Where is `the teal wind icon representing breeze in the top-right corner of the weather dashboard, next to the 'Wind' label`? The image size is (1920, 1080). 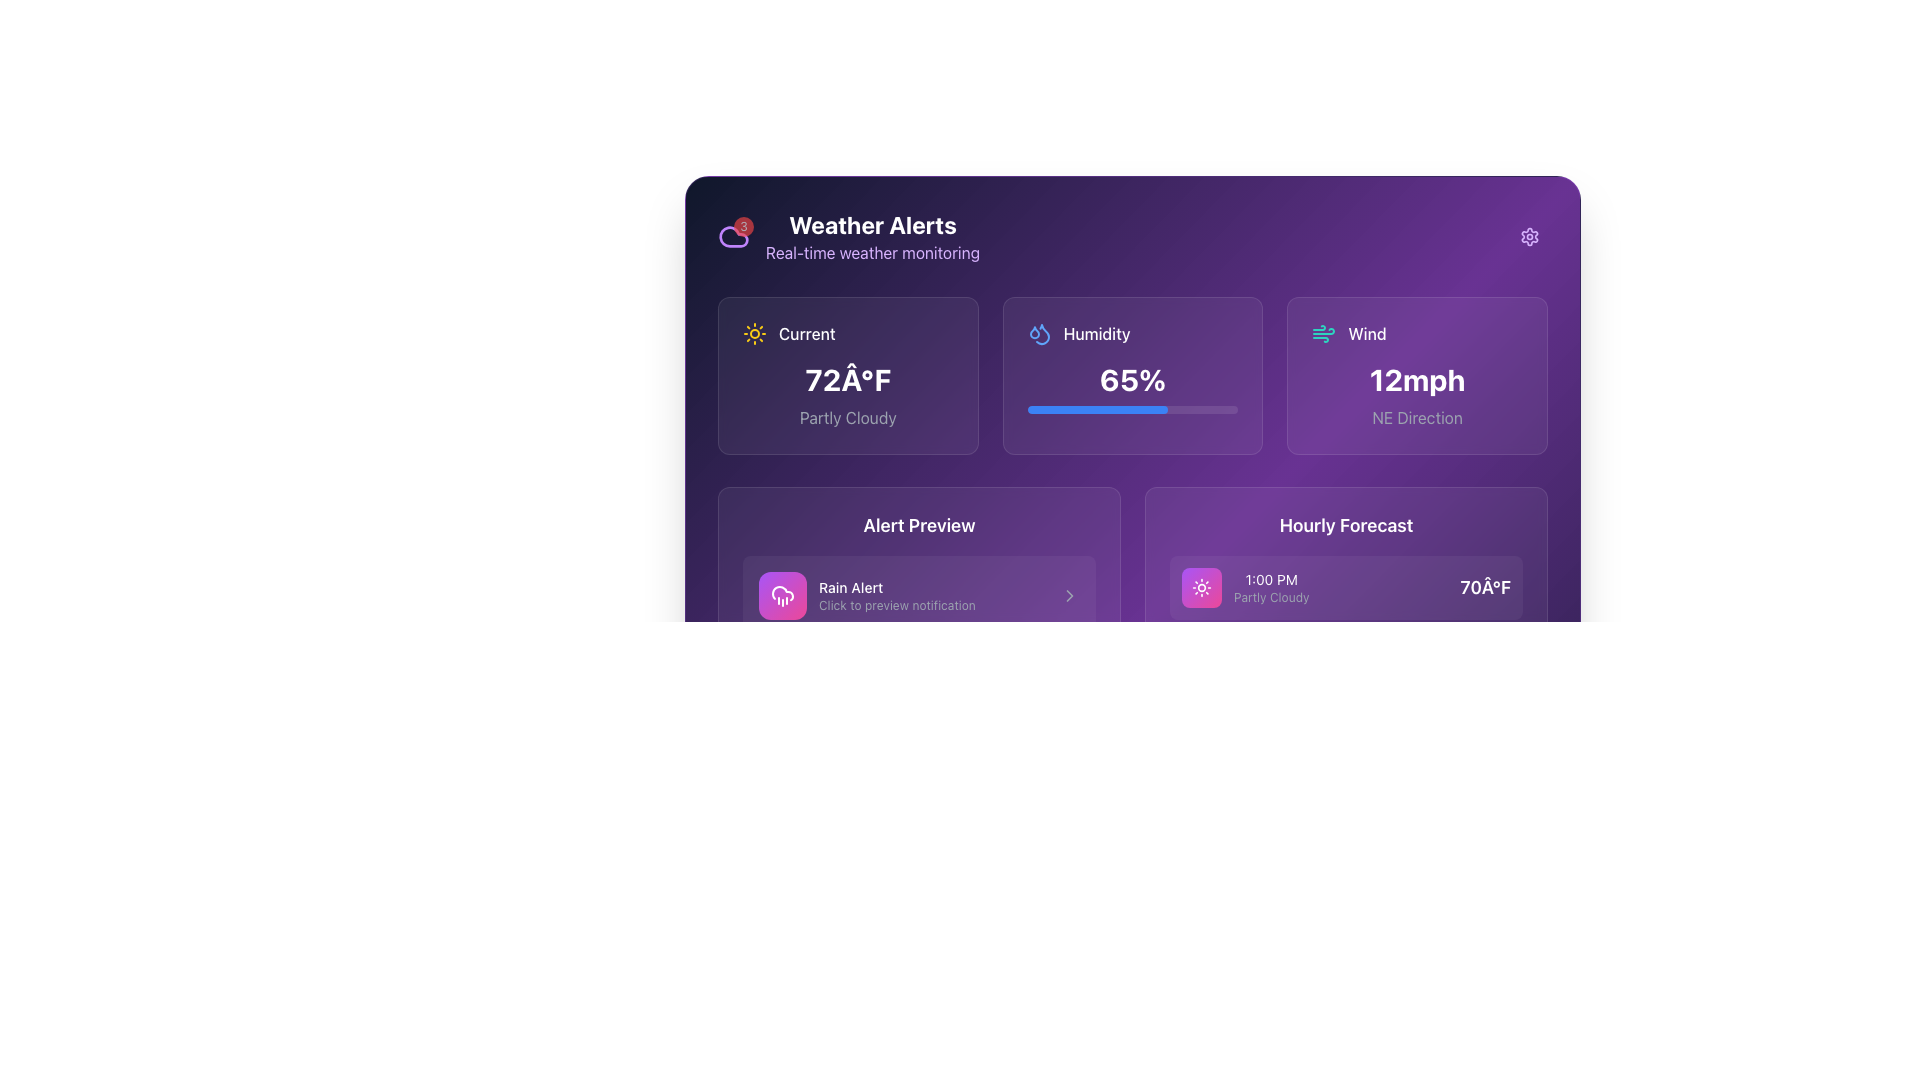
the teal wind icon representing breeze in the top-right corner of the weather dashboard, next to the 'Wind' label is located at coordinates (1324, 333).